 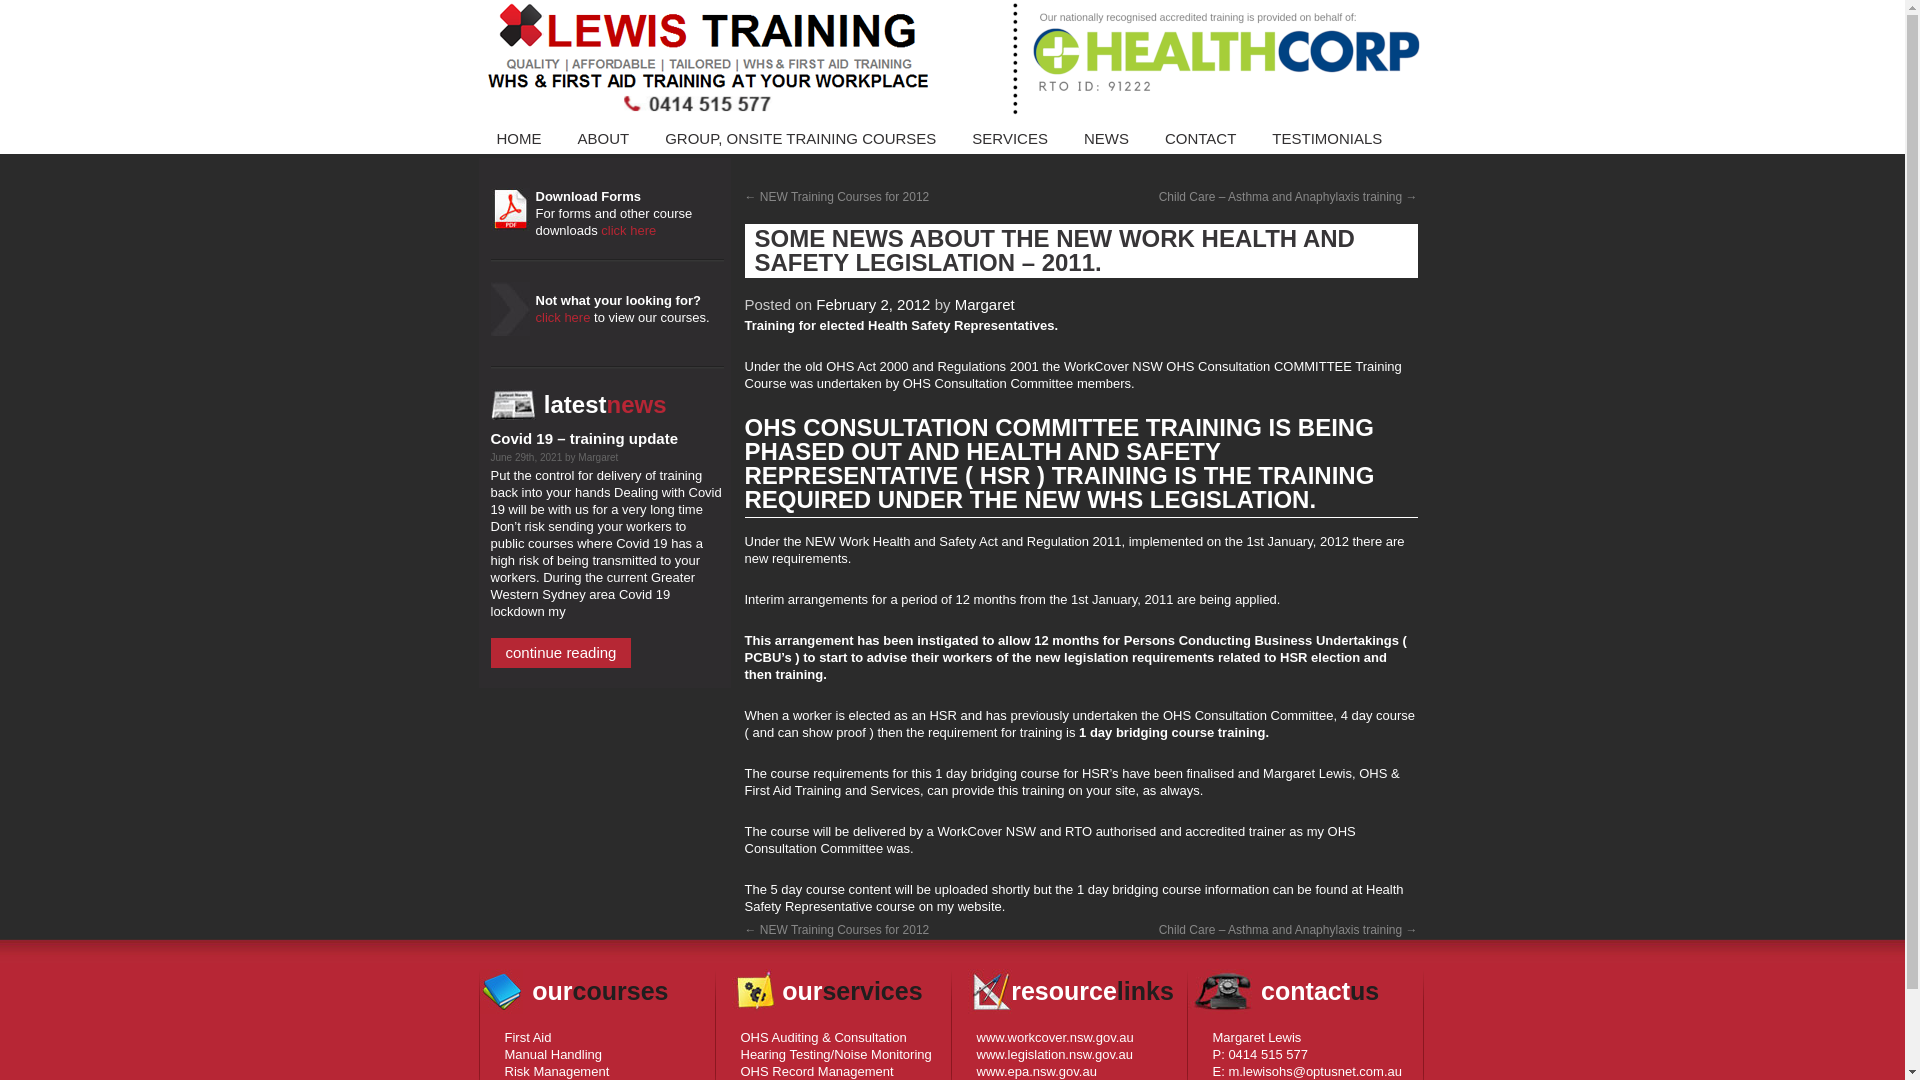 I want to click on 'TESTIMONIALS', so click(x=1326, y=137).